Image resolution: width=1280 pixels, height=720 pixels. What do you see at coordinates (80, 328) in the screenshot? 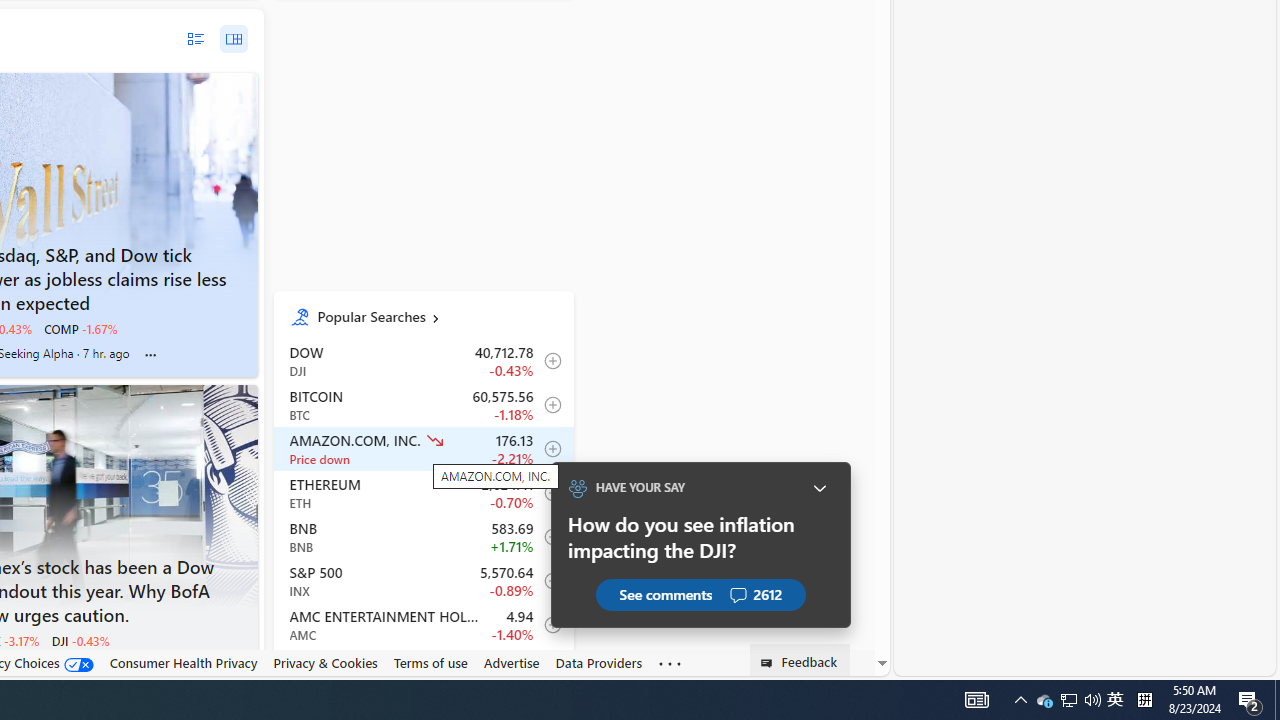
I see `'COMP -1.67%'` at bounding box center [80, 328].